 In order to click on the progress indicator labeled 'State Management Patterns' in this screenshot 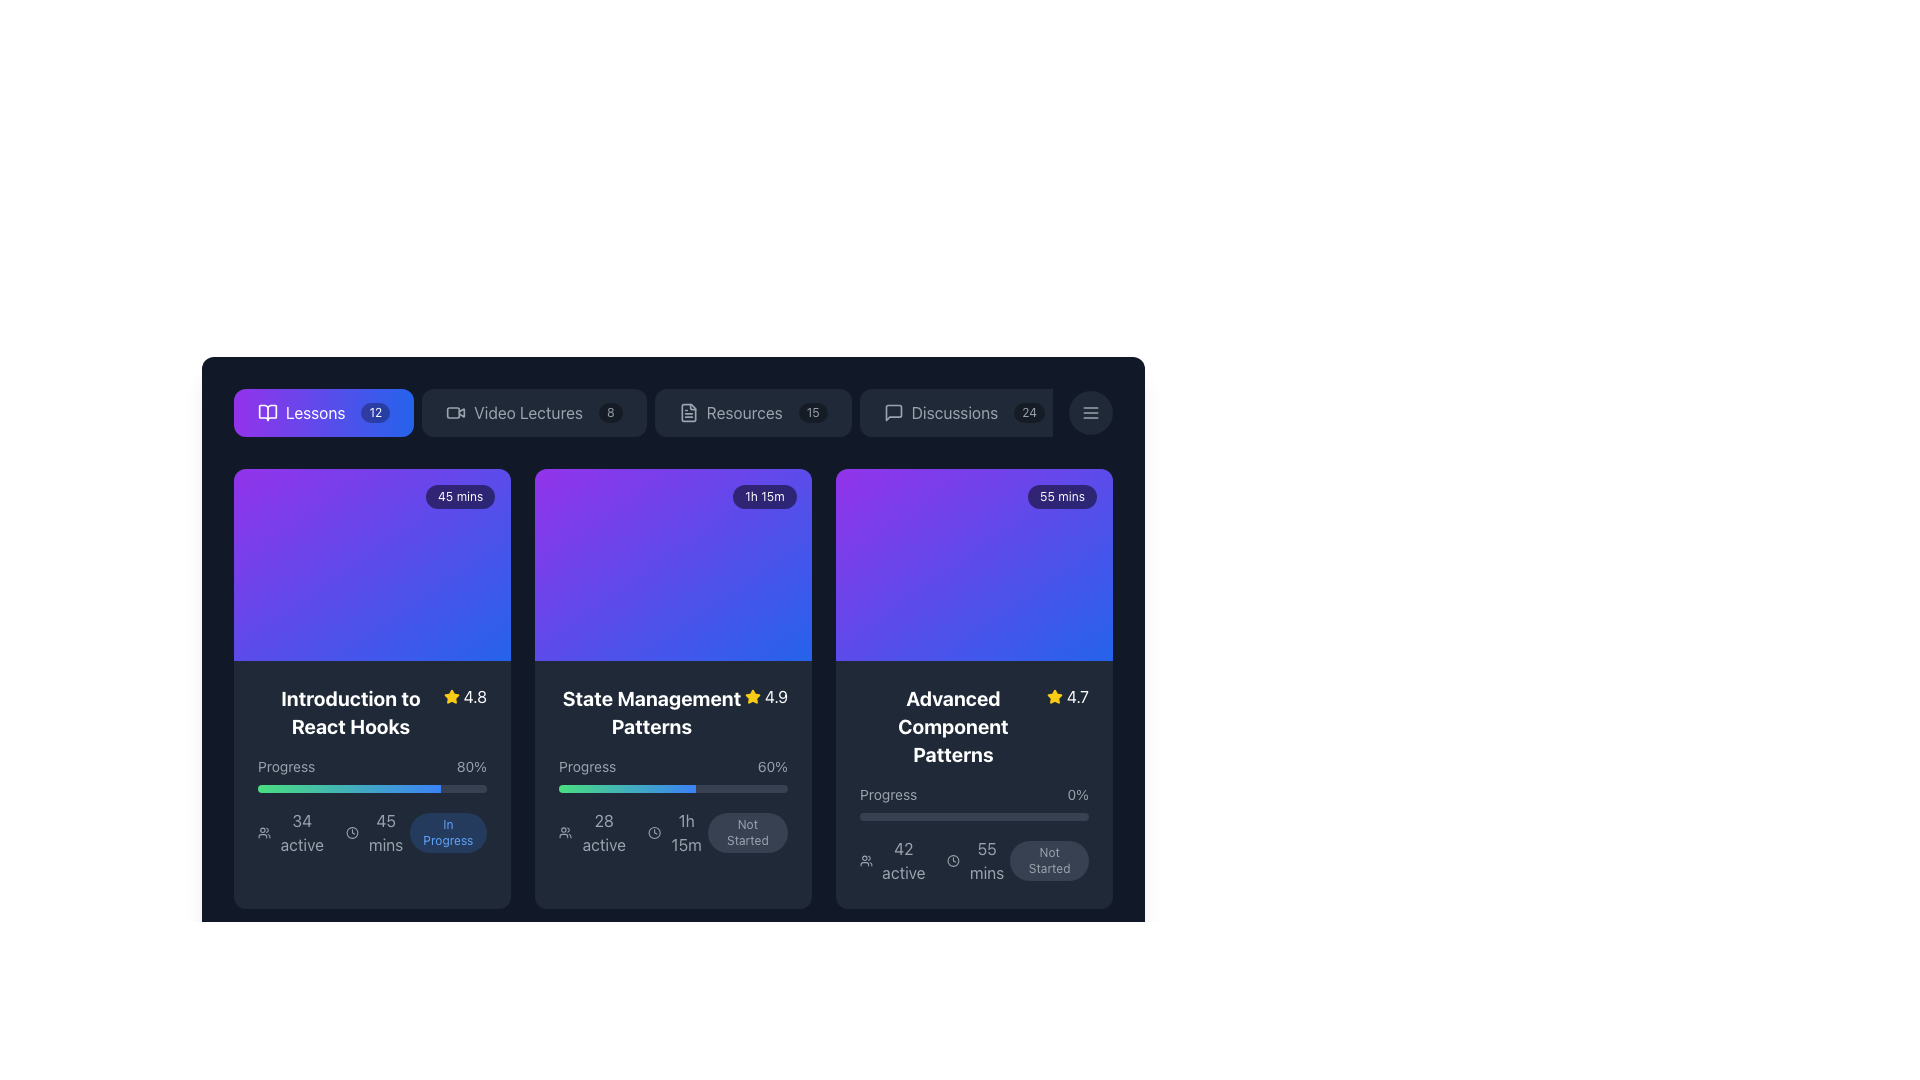, I will do `click(673, 774)`.